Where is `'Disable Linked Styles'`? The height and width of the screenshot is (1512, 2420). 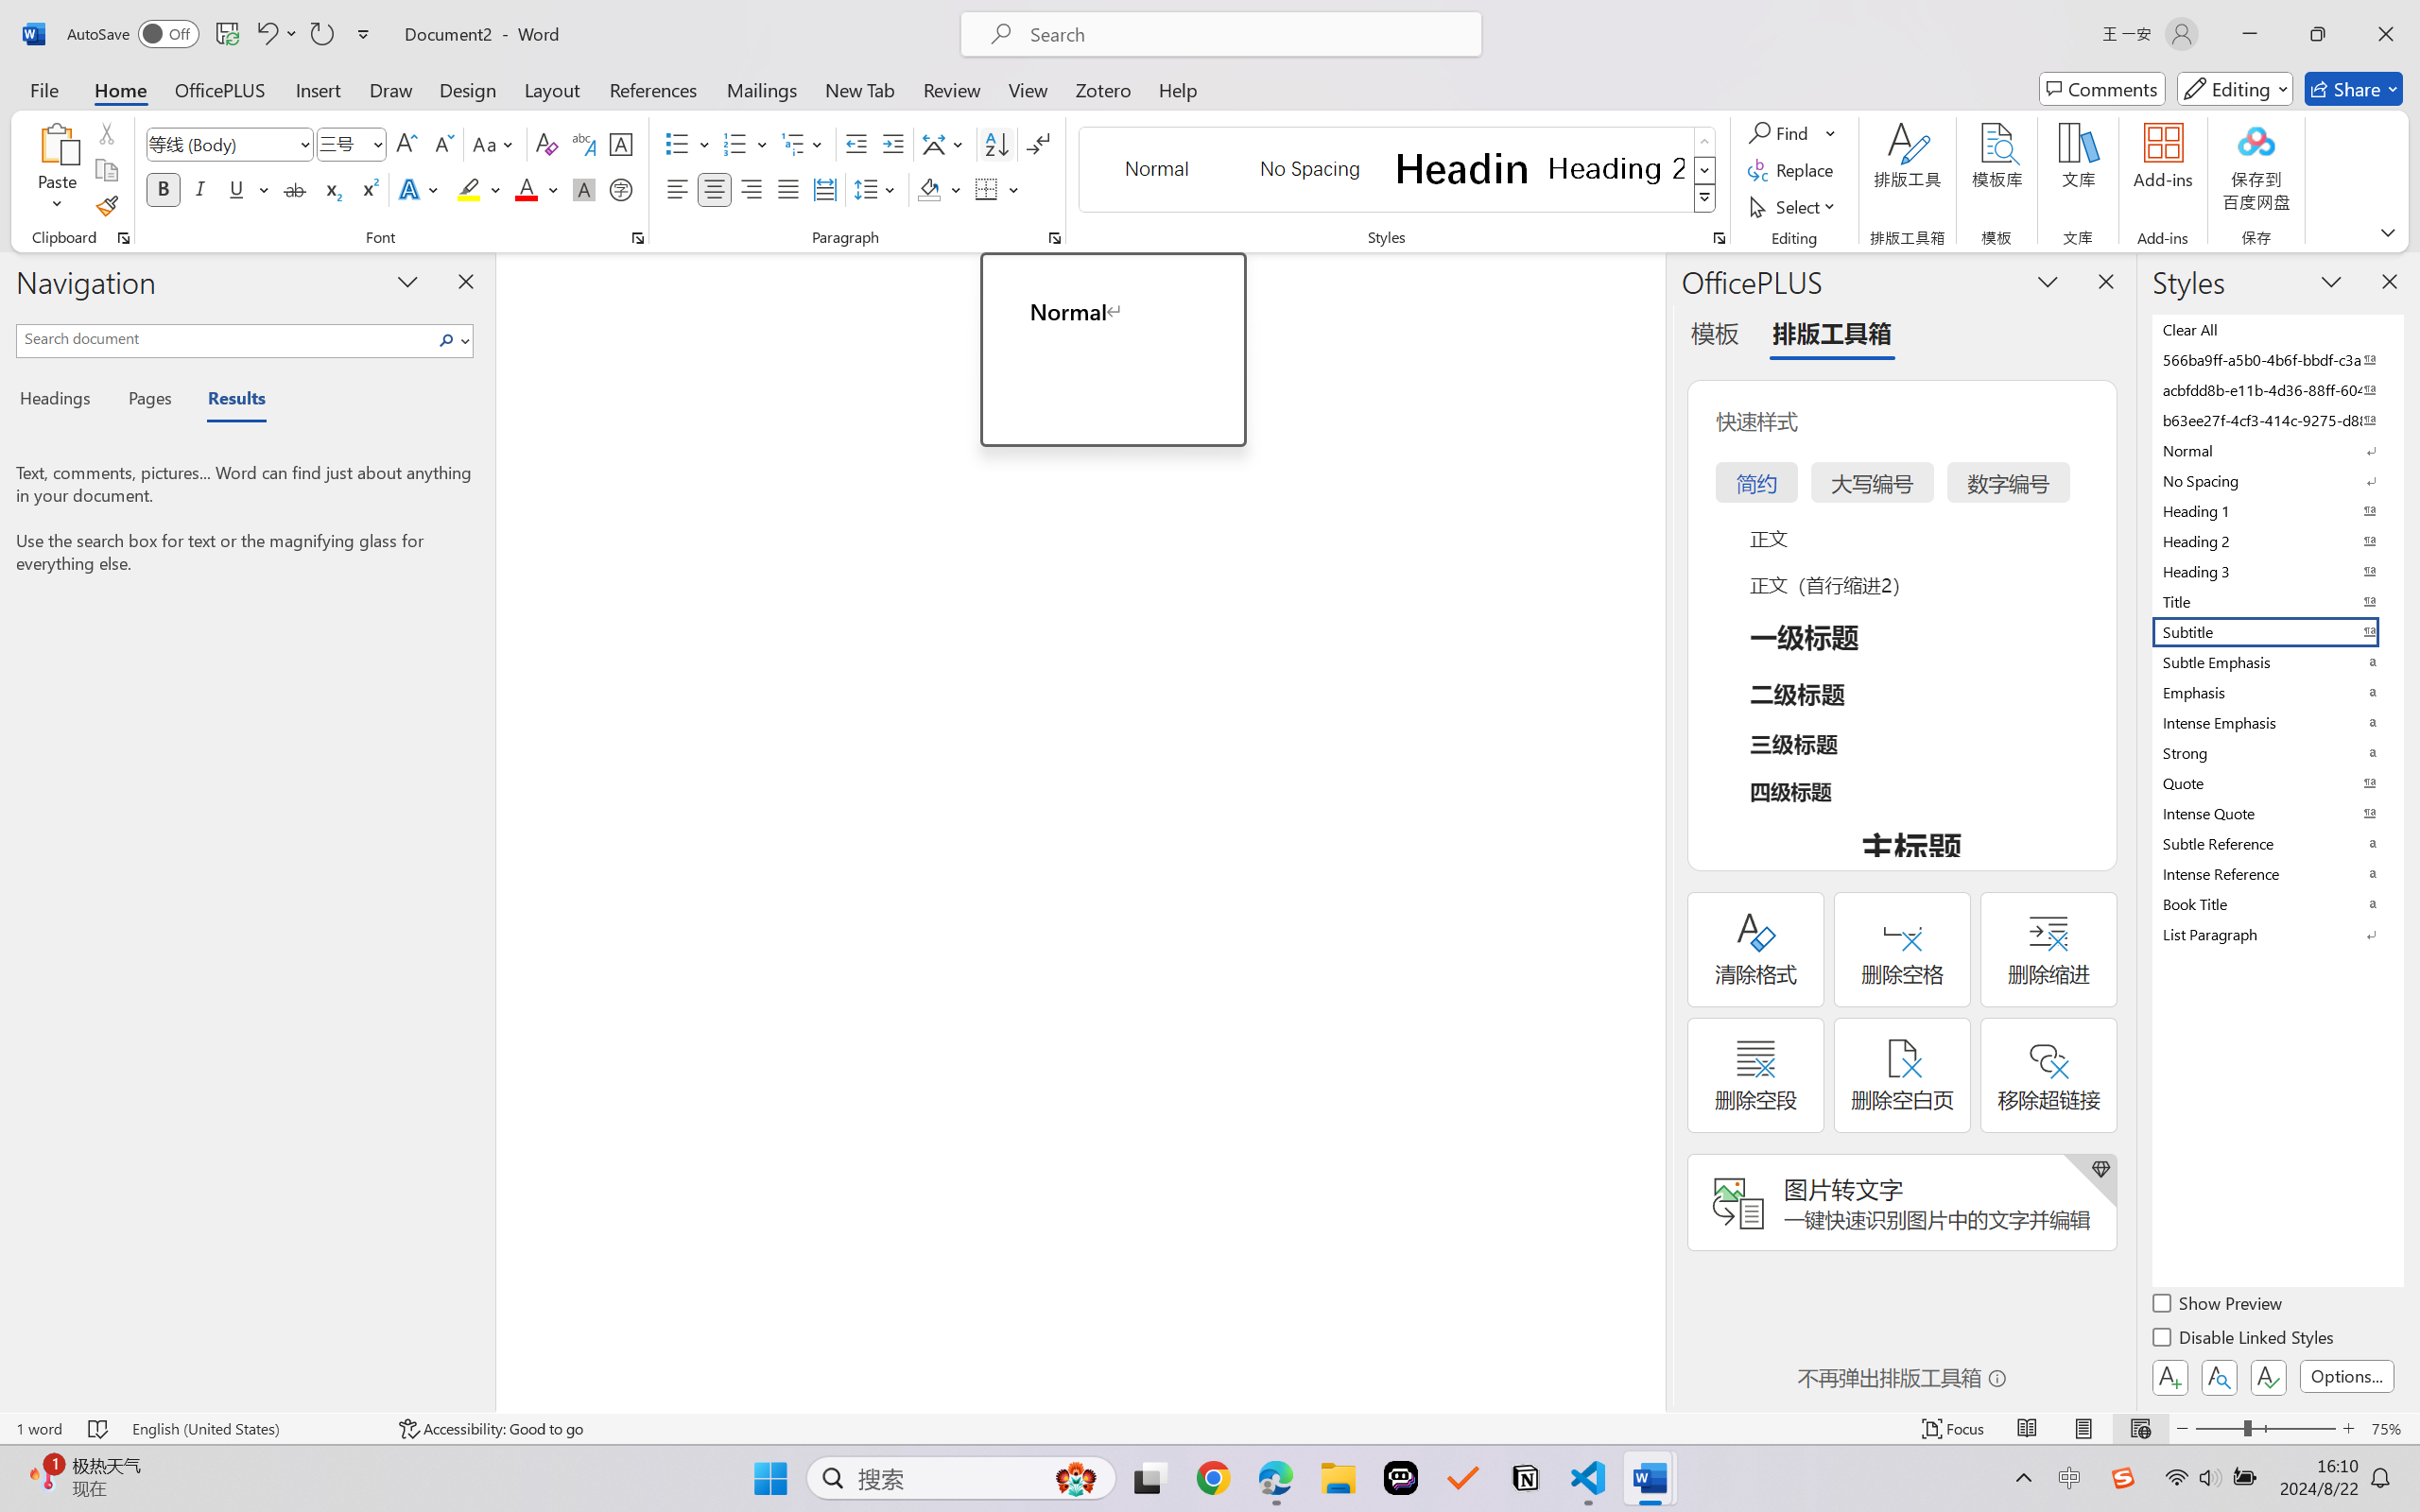 'Disable Linked Styles' is located at coordinates (2243, 1339).